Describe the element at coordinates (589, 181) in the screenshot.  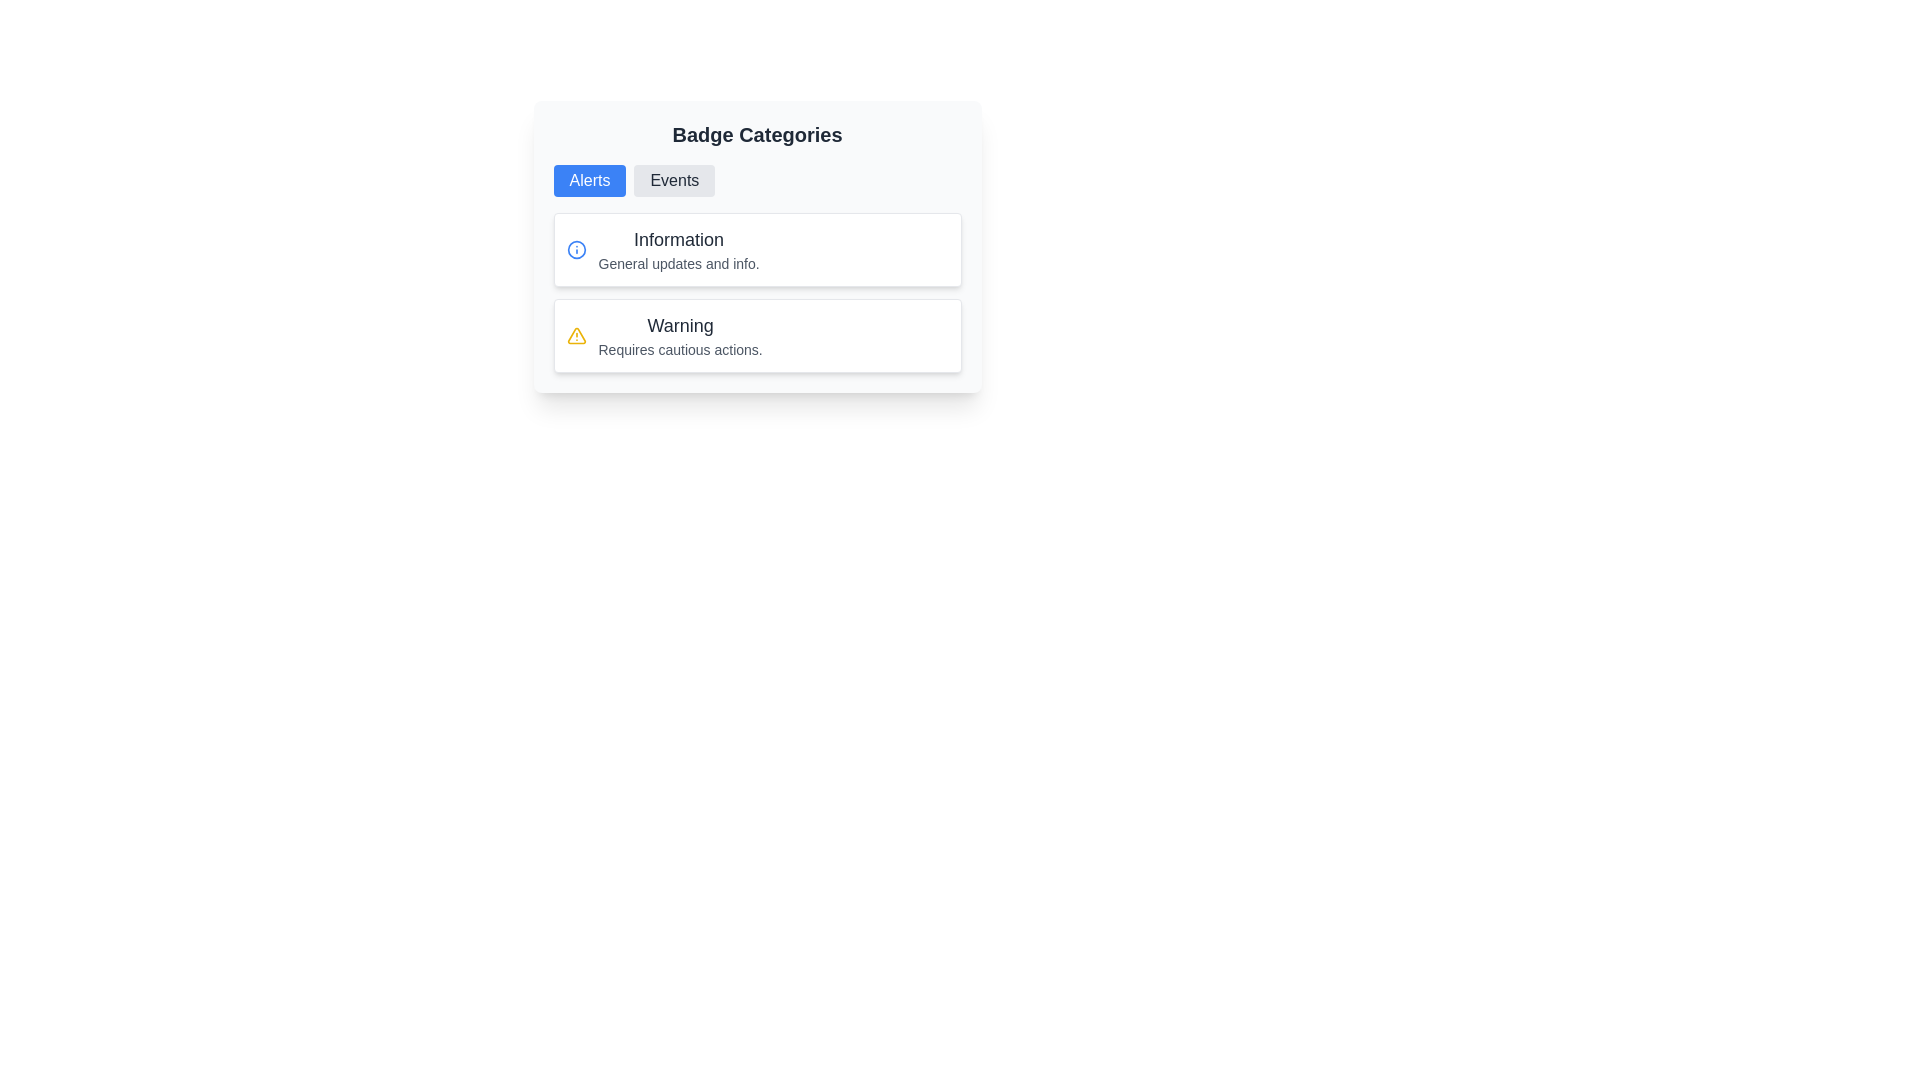
I see `the 'Alerts' button located under the 'Badge Categories' heading` at that location.